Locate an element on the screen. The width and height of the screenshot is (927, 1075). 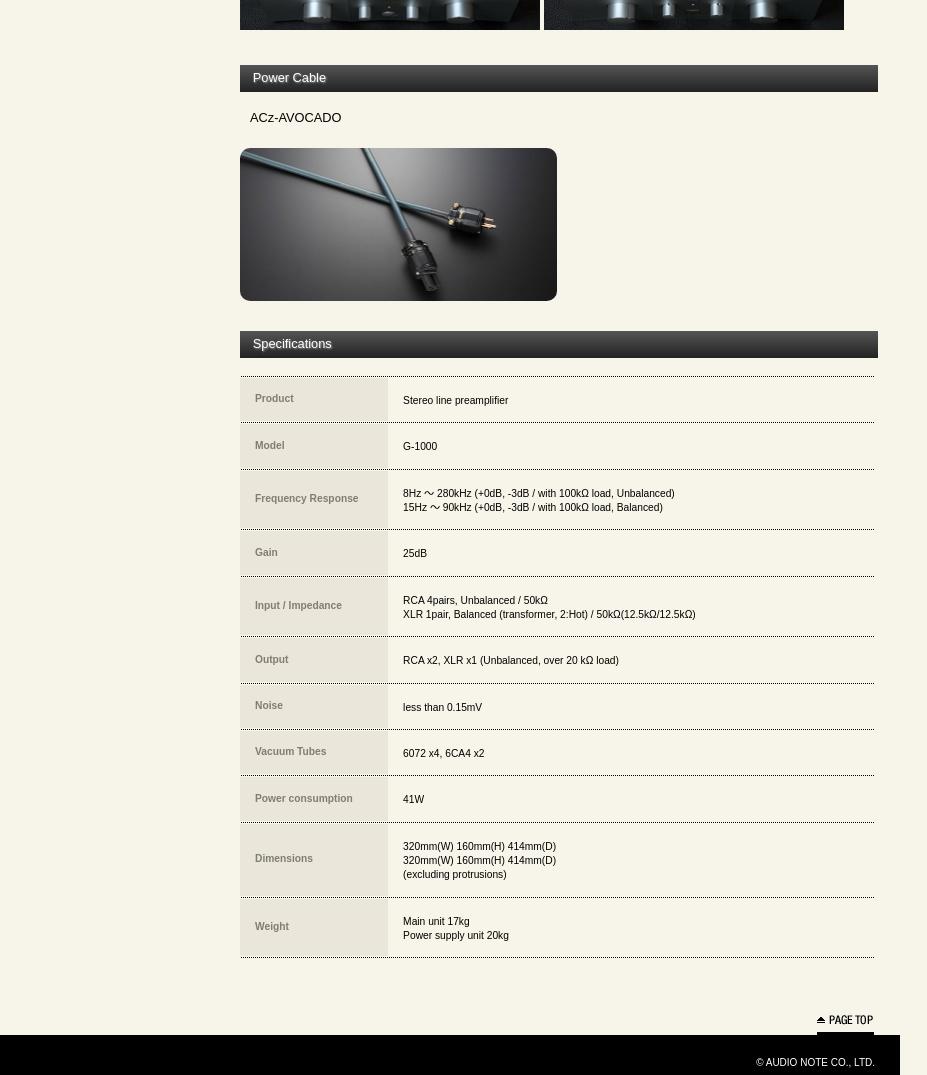
'ACz-AVOCADO' is located at coordinates (295, 115).